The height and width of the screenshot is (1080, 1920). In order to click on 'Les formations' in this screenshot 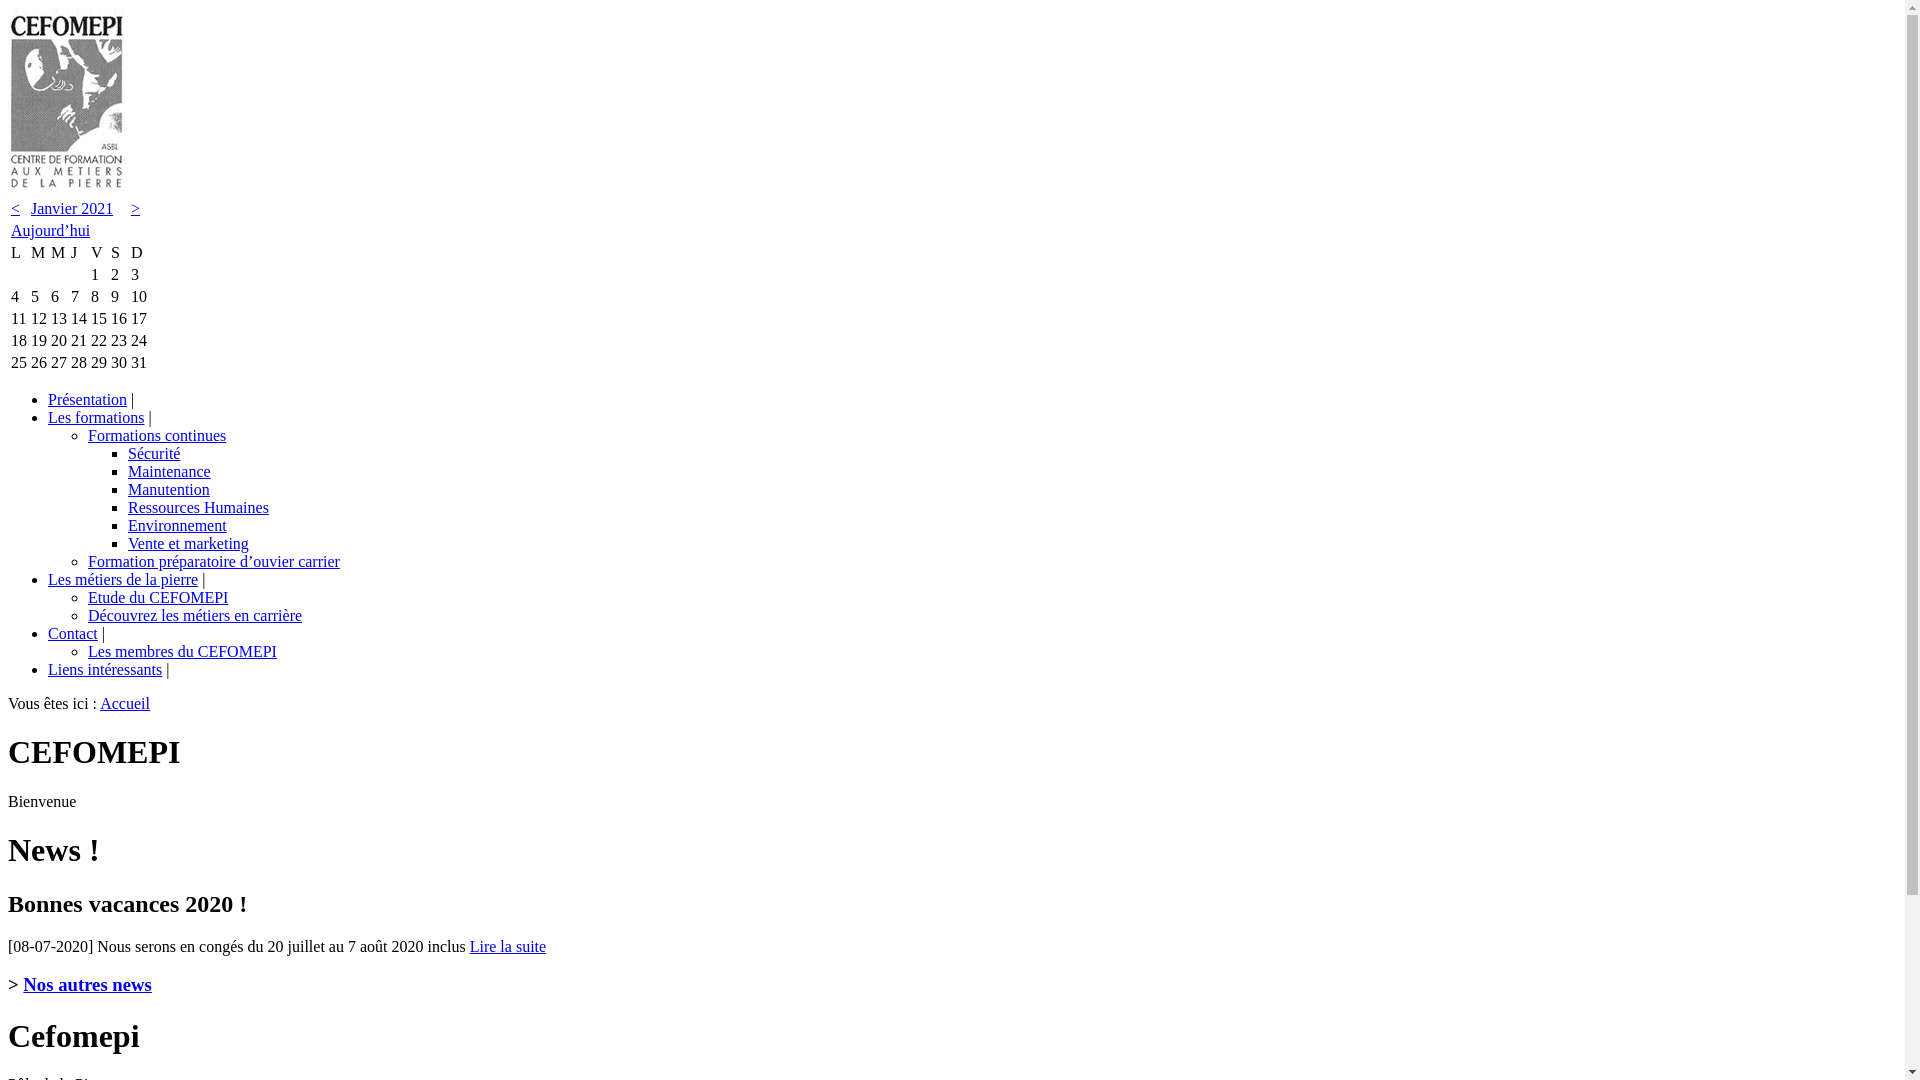, I will do `click(95, 416)`.